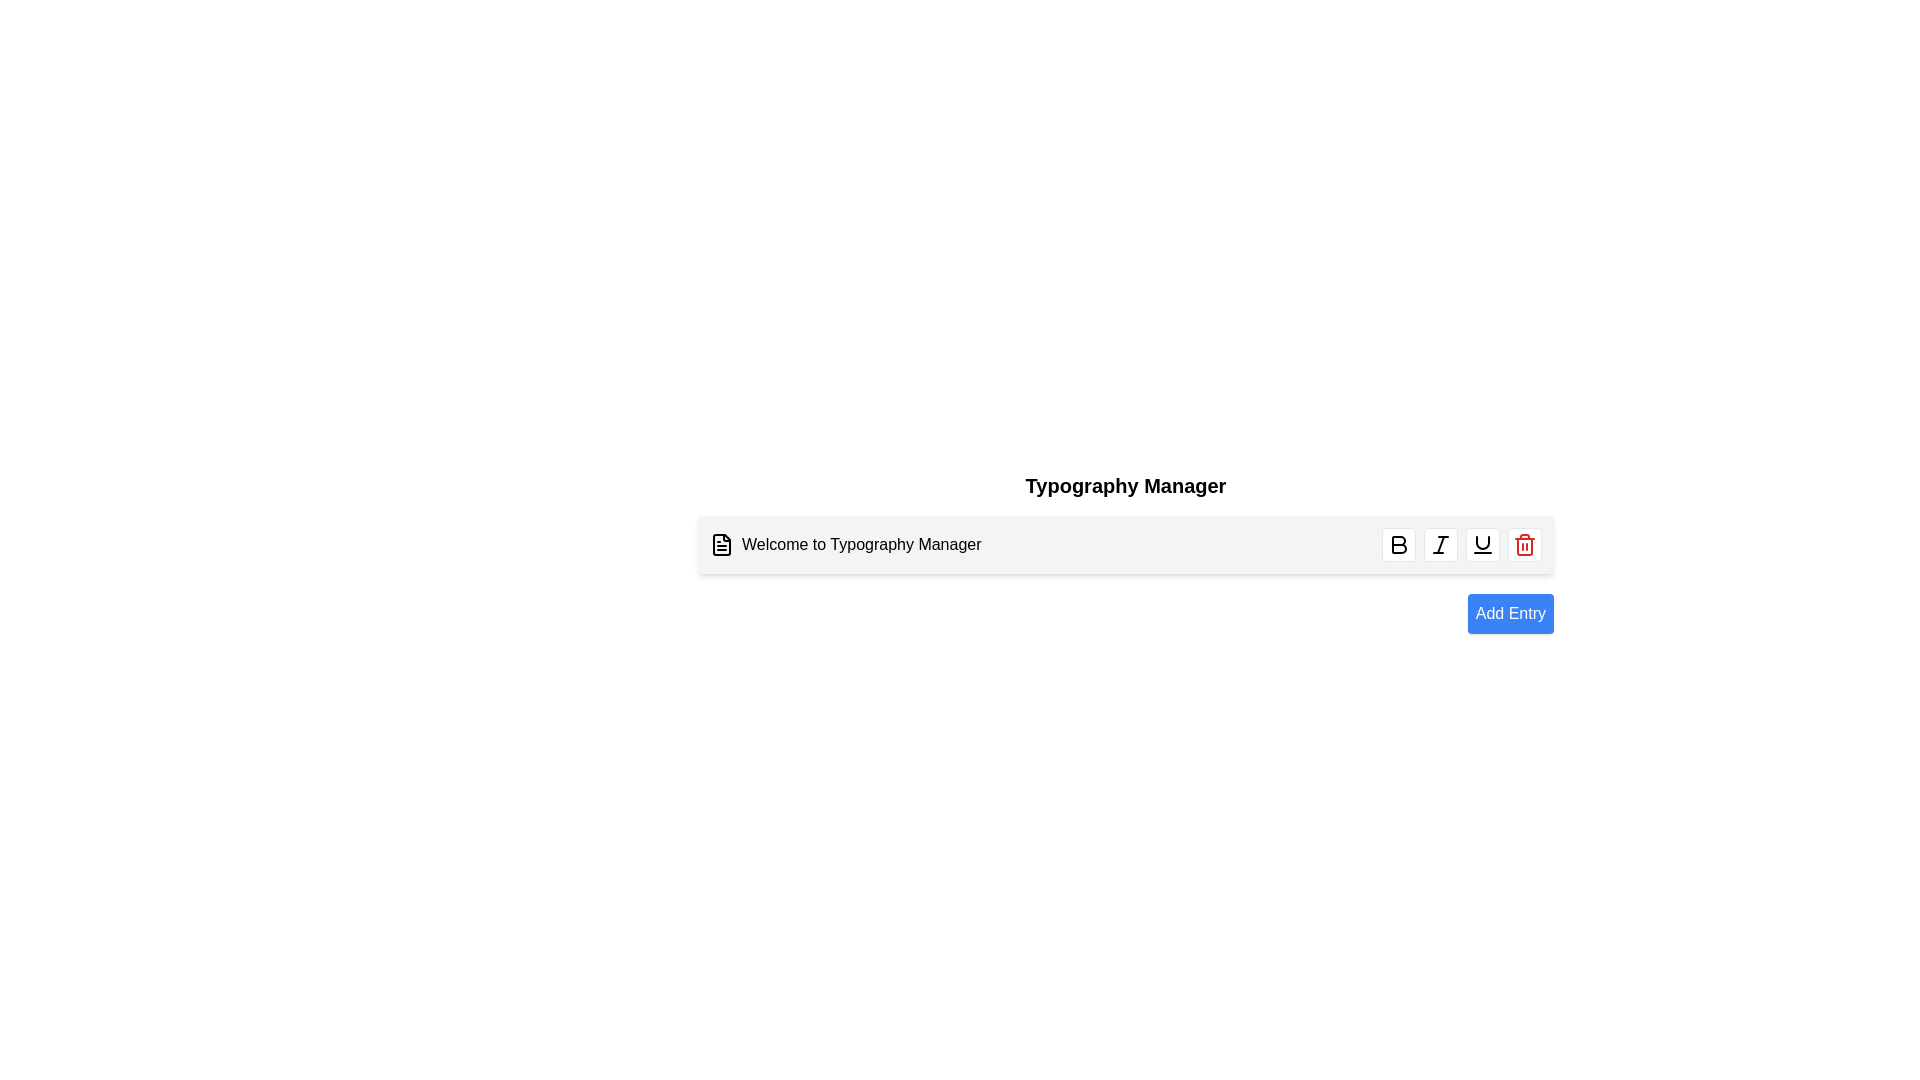  Describe the element at coordinates (1440, 544) in the screenshot. I see `the decorative line of the italic icon located in the toolbar to toggle the italic style for selected text` at that location.